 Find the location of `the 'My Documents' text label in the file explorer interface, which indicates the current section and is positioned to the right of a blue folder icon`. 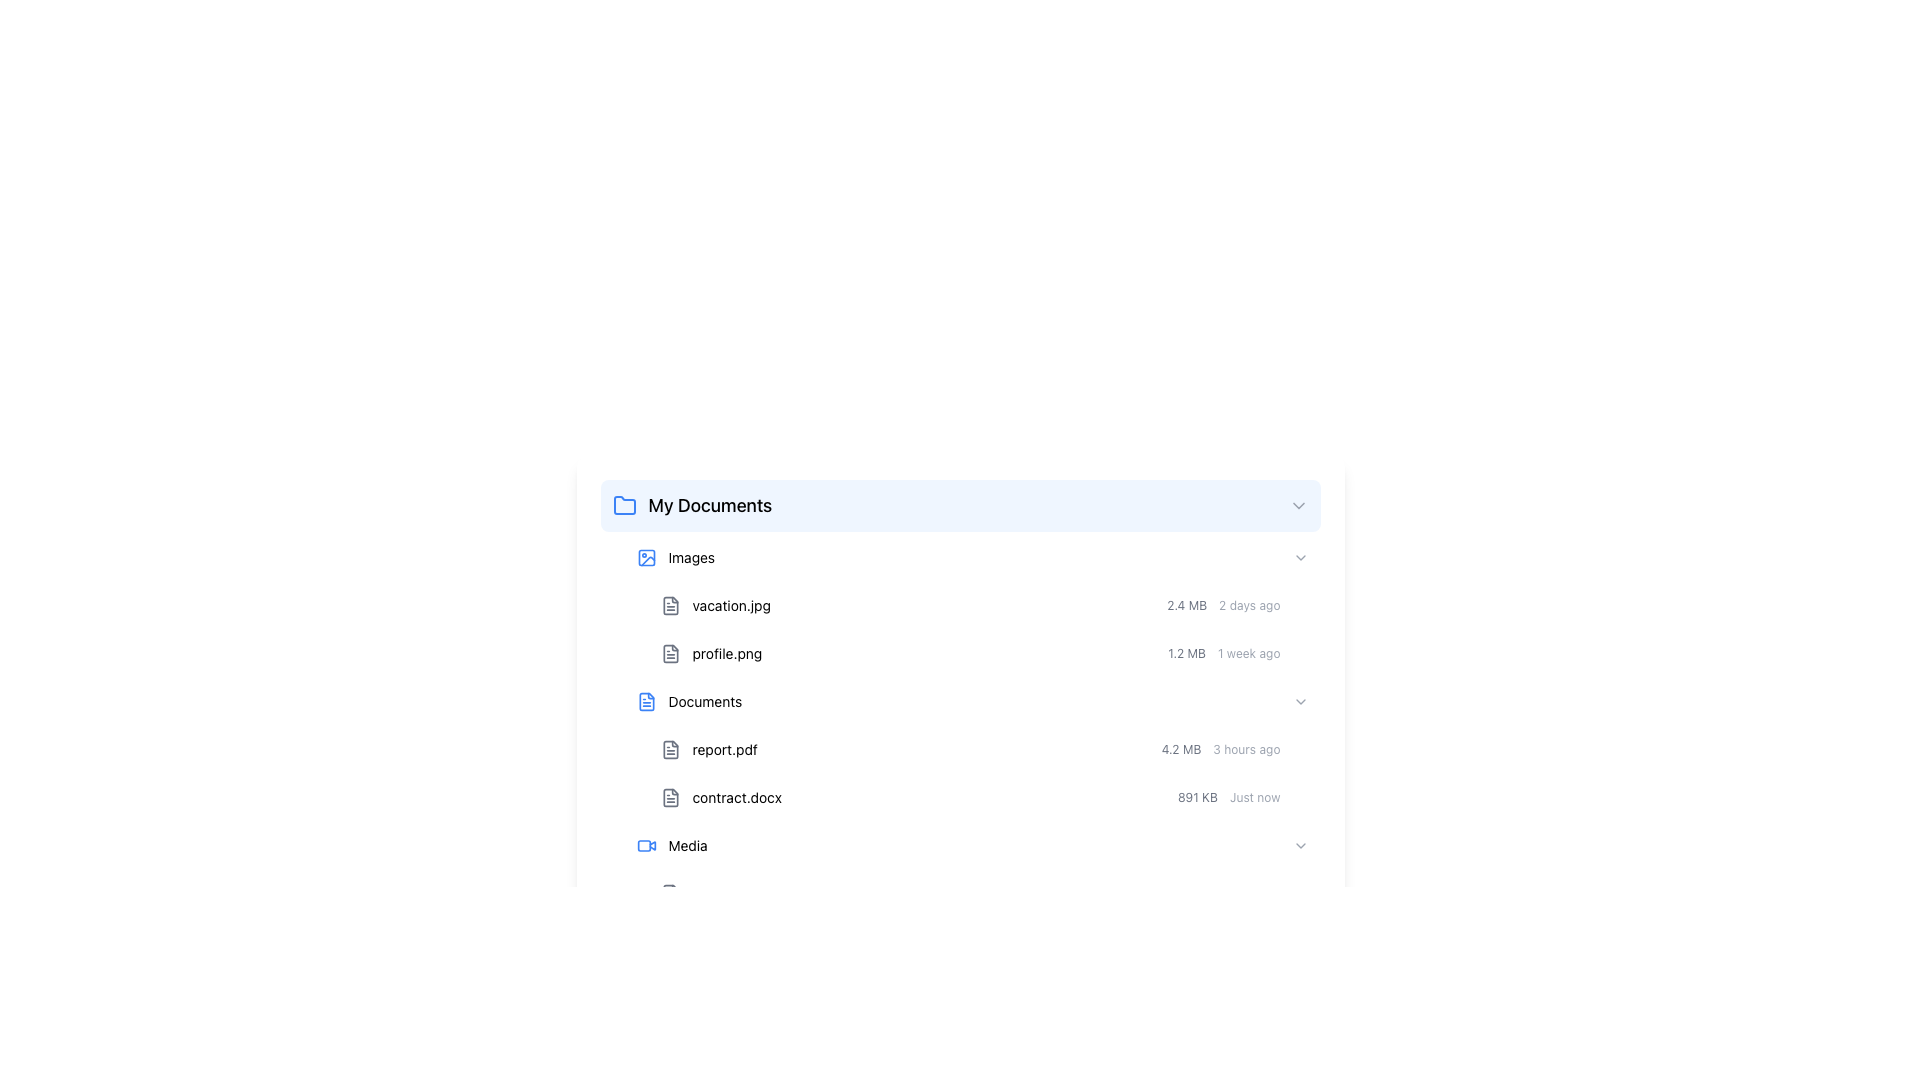

the 'My Documents' text label in the file explorer interface, which indicates the current section and is positioned to the right of a blue folder icon is located at coordinates (710, 504).